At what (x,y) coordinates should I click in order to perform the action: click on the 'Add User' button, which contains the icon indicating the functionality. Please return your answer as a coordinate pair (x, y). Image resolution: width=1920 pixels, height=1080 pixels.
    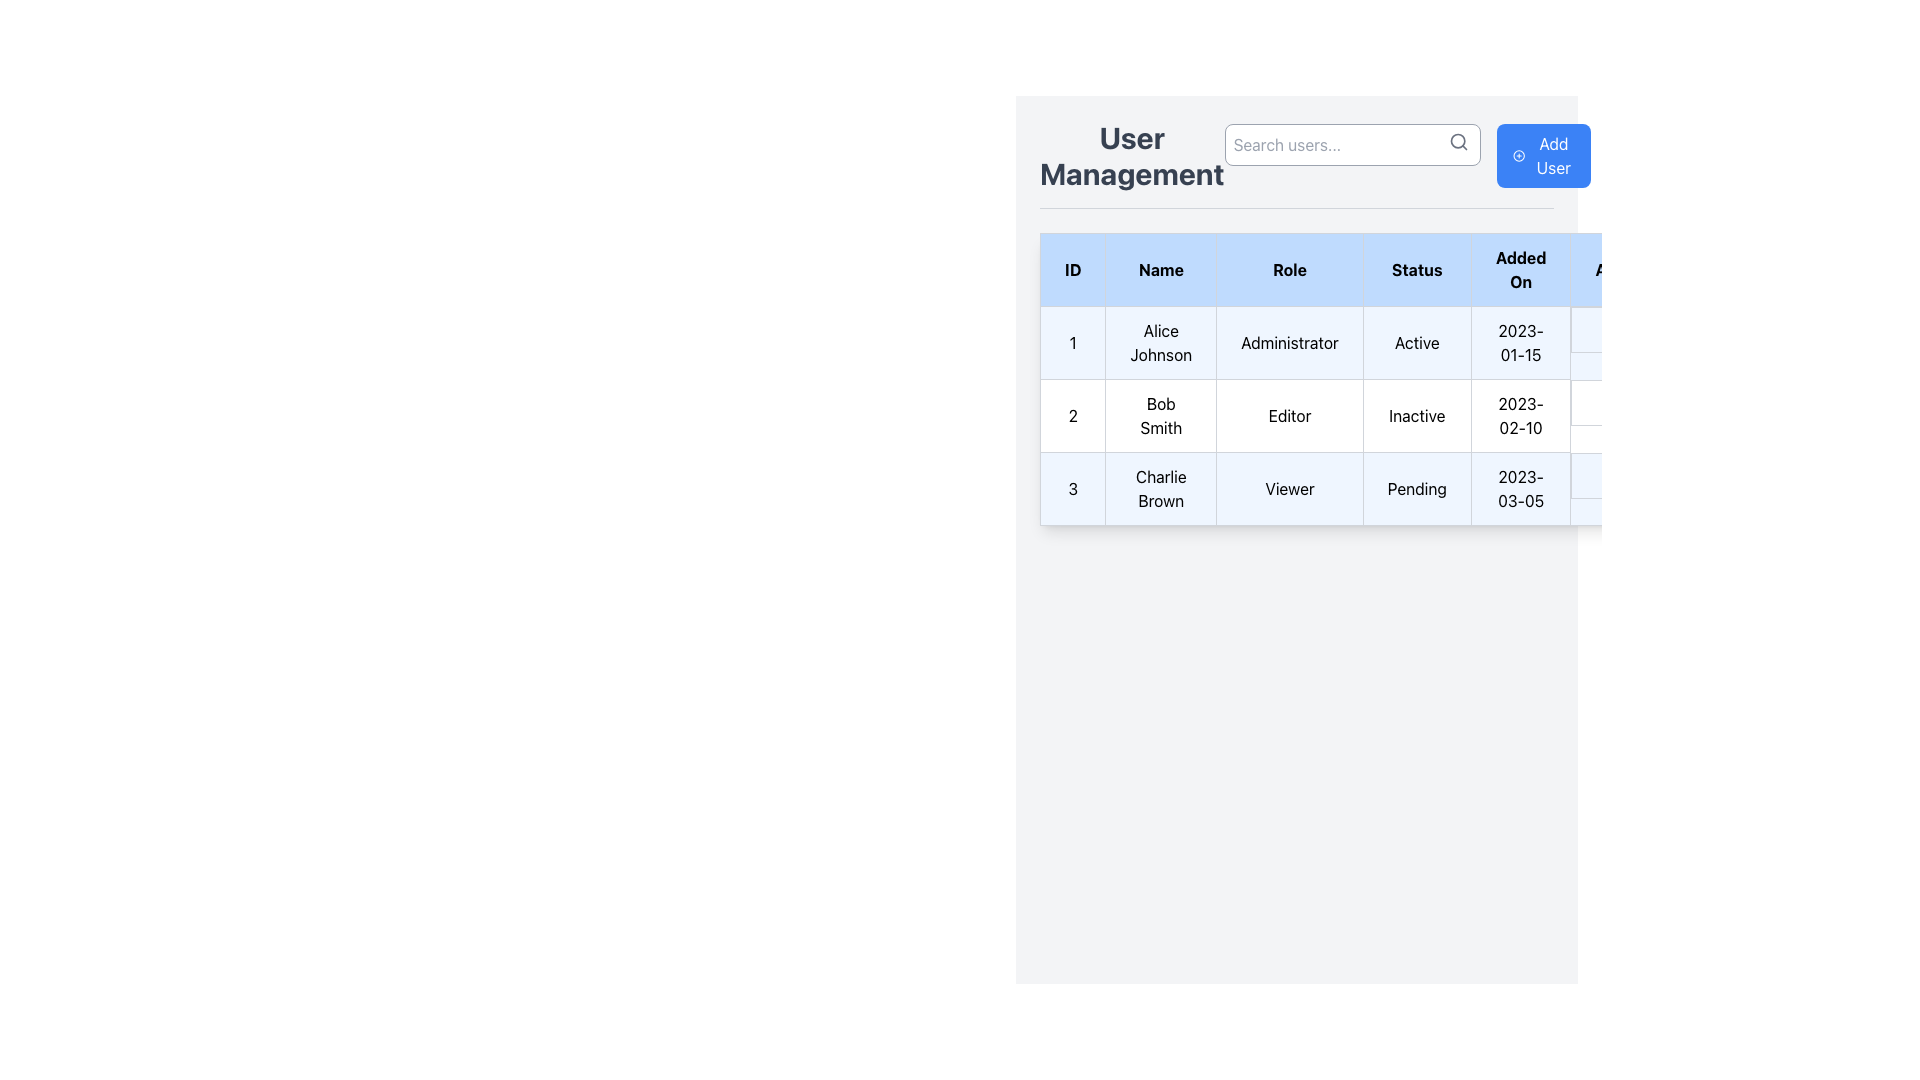
    Looking at the image, I should click on (1517, 154).